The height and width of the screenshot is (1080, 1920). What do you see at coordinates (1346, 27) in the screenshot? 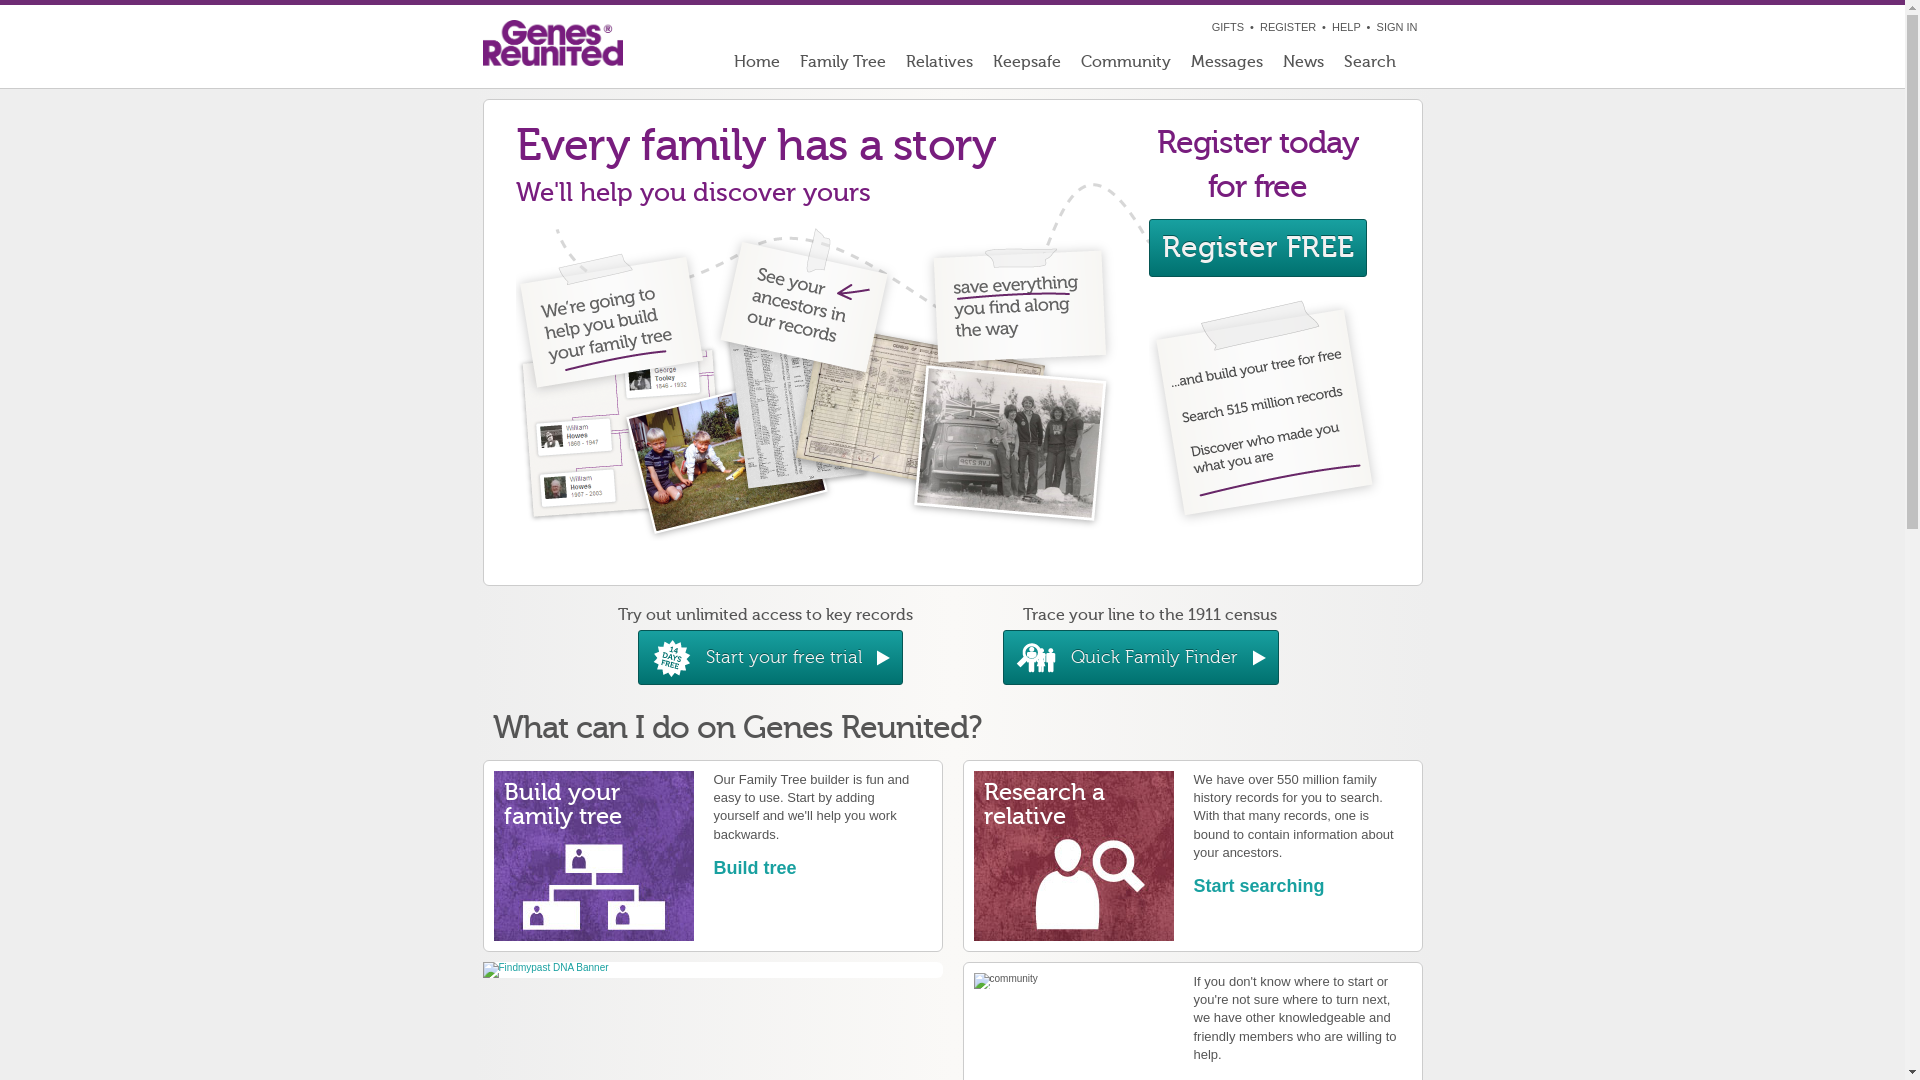
I see `'HELP'` at bounding box center [1346, 27].